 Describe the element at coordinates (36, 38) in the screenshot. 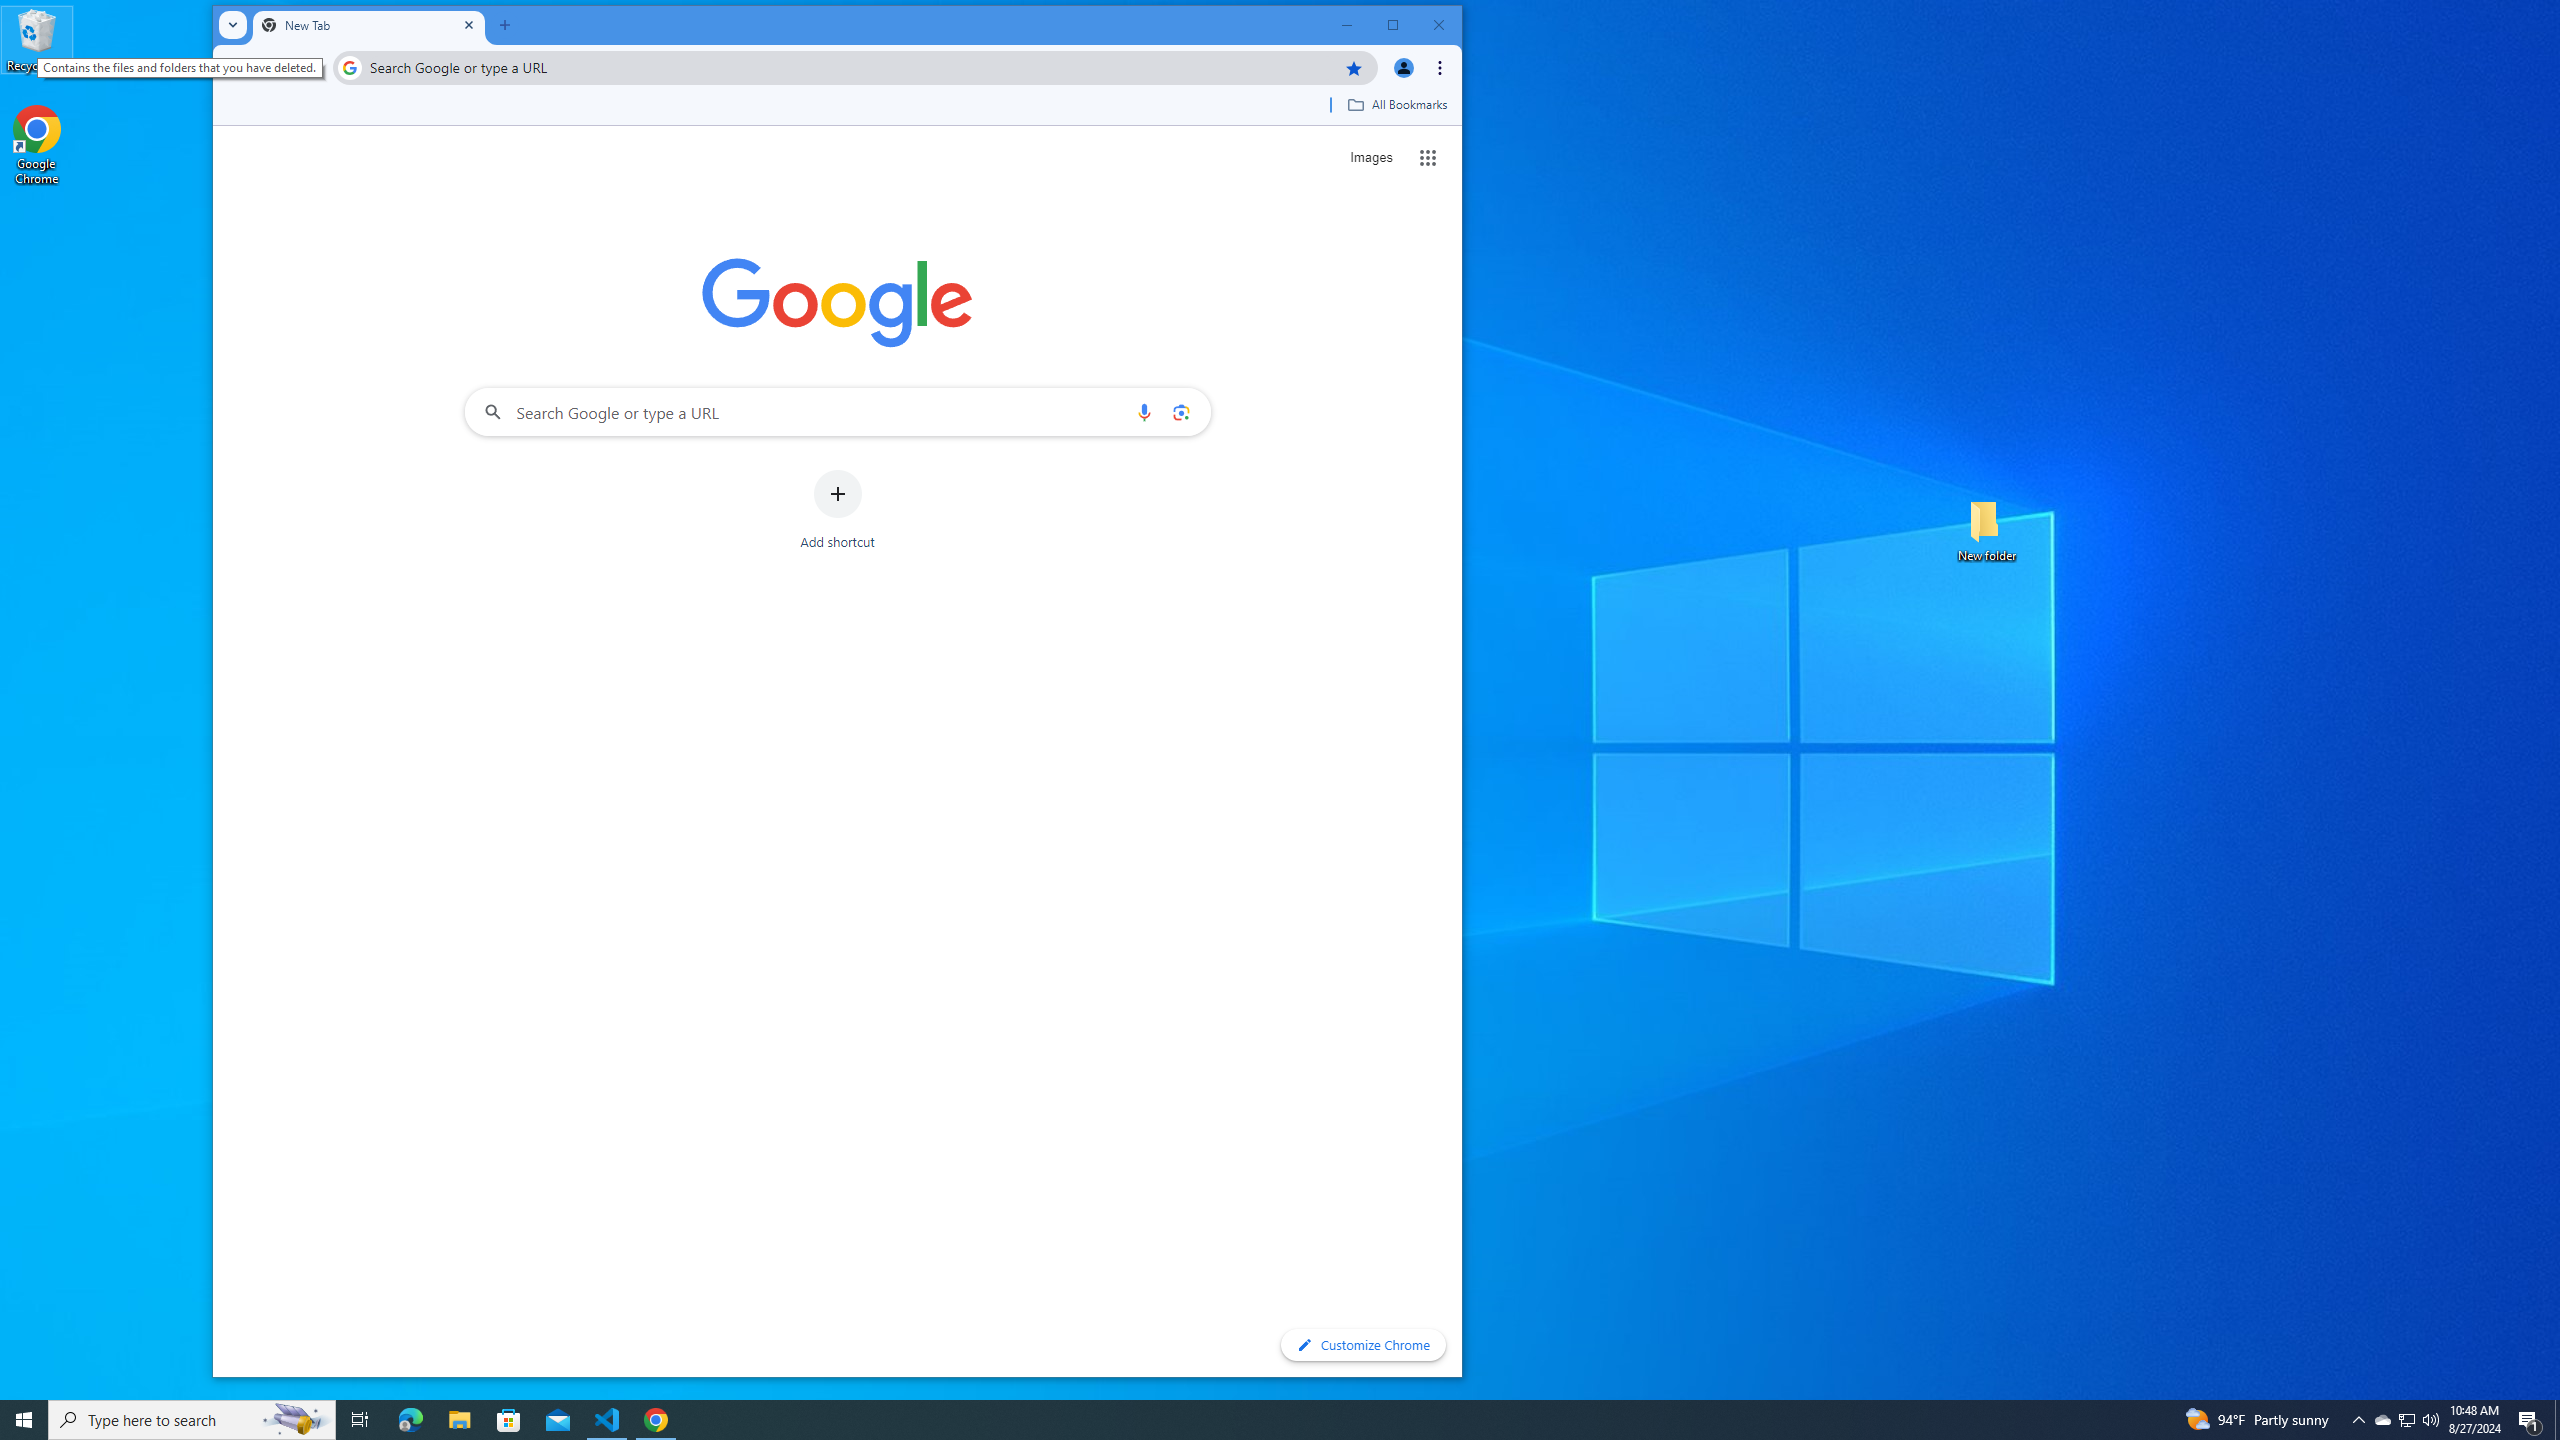

I see `'Recycle Bin'` at that location.